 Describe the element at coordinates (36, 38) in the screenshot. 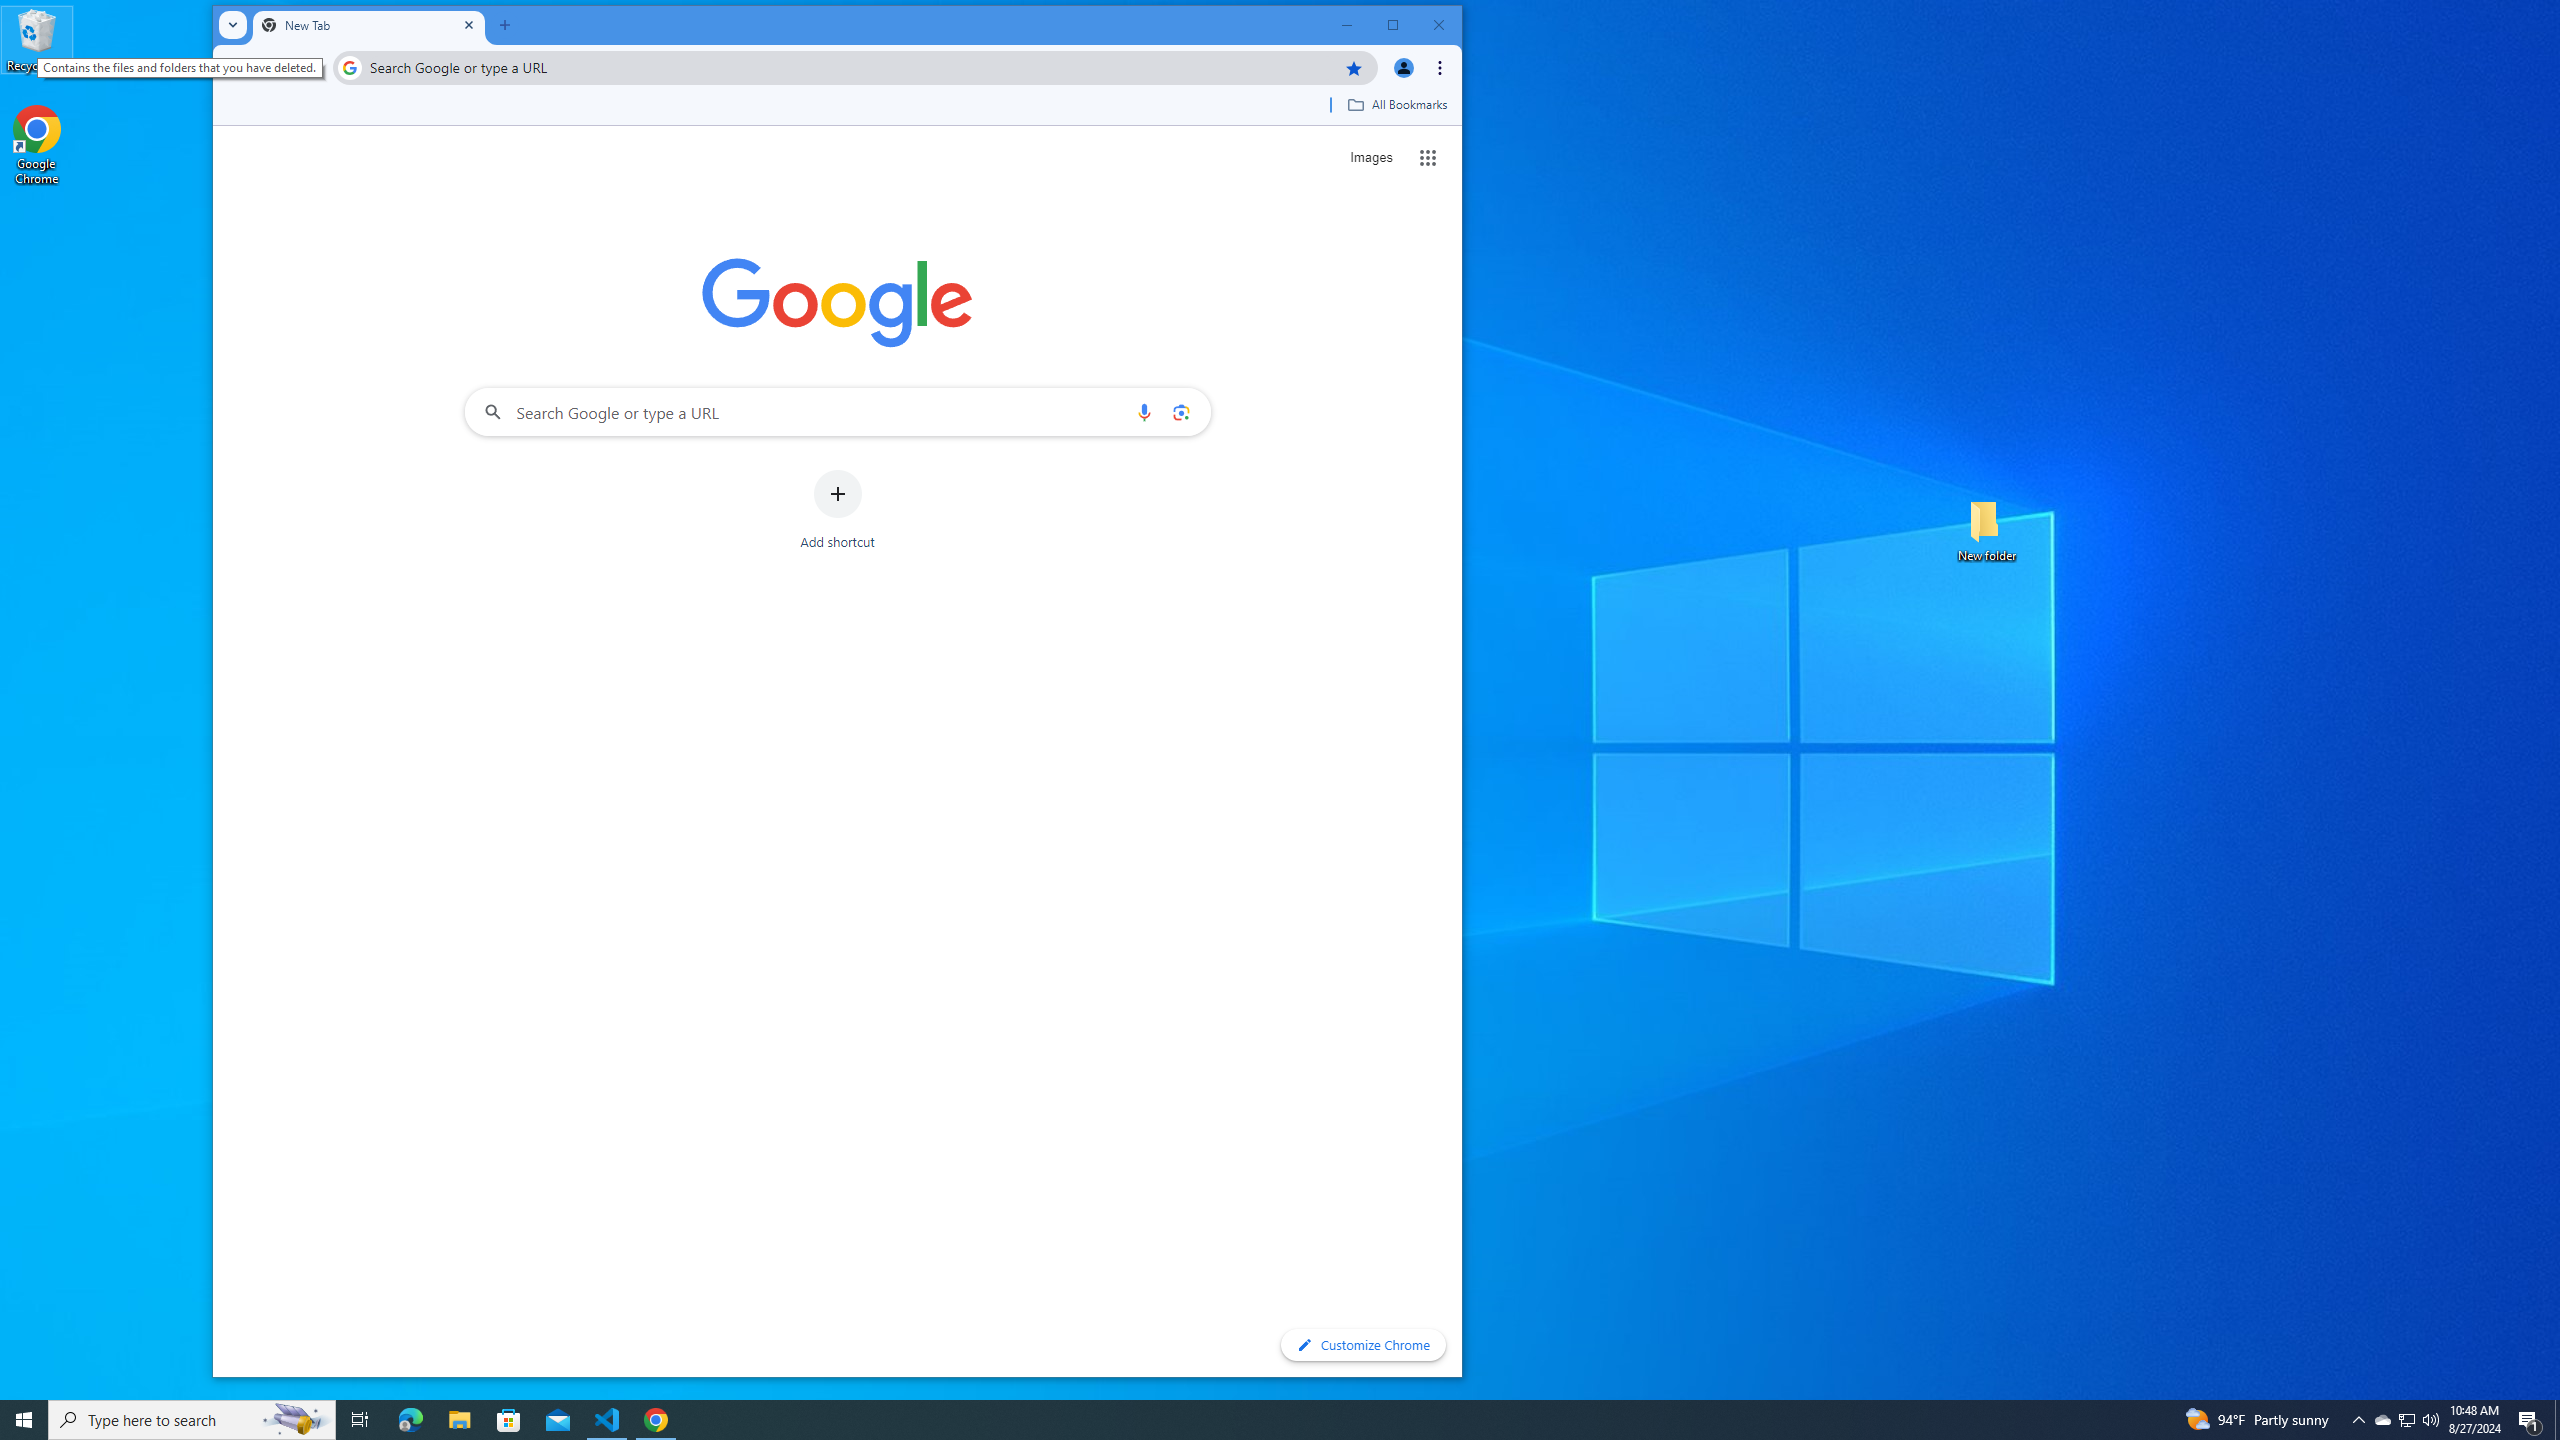

I see `'Recycle Bin'` at that location.